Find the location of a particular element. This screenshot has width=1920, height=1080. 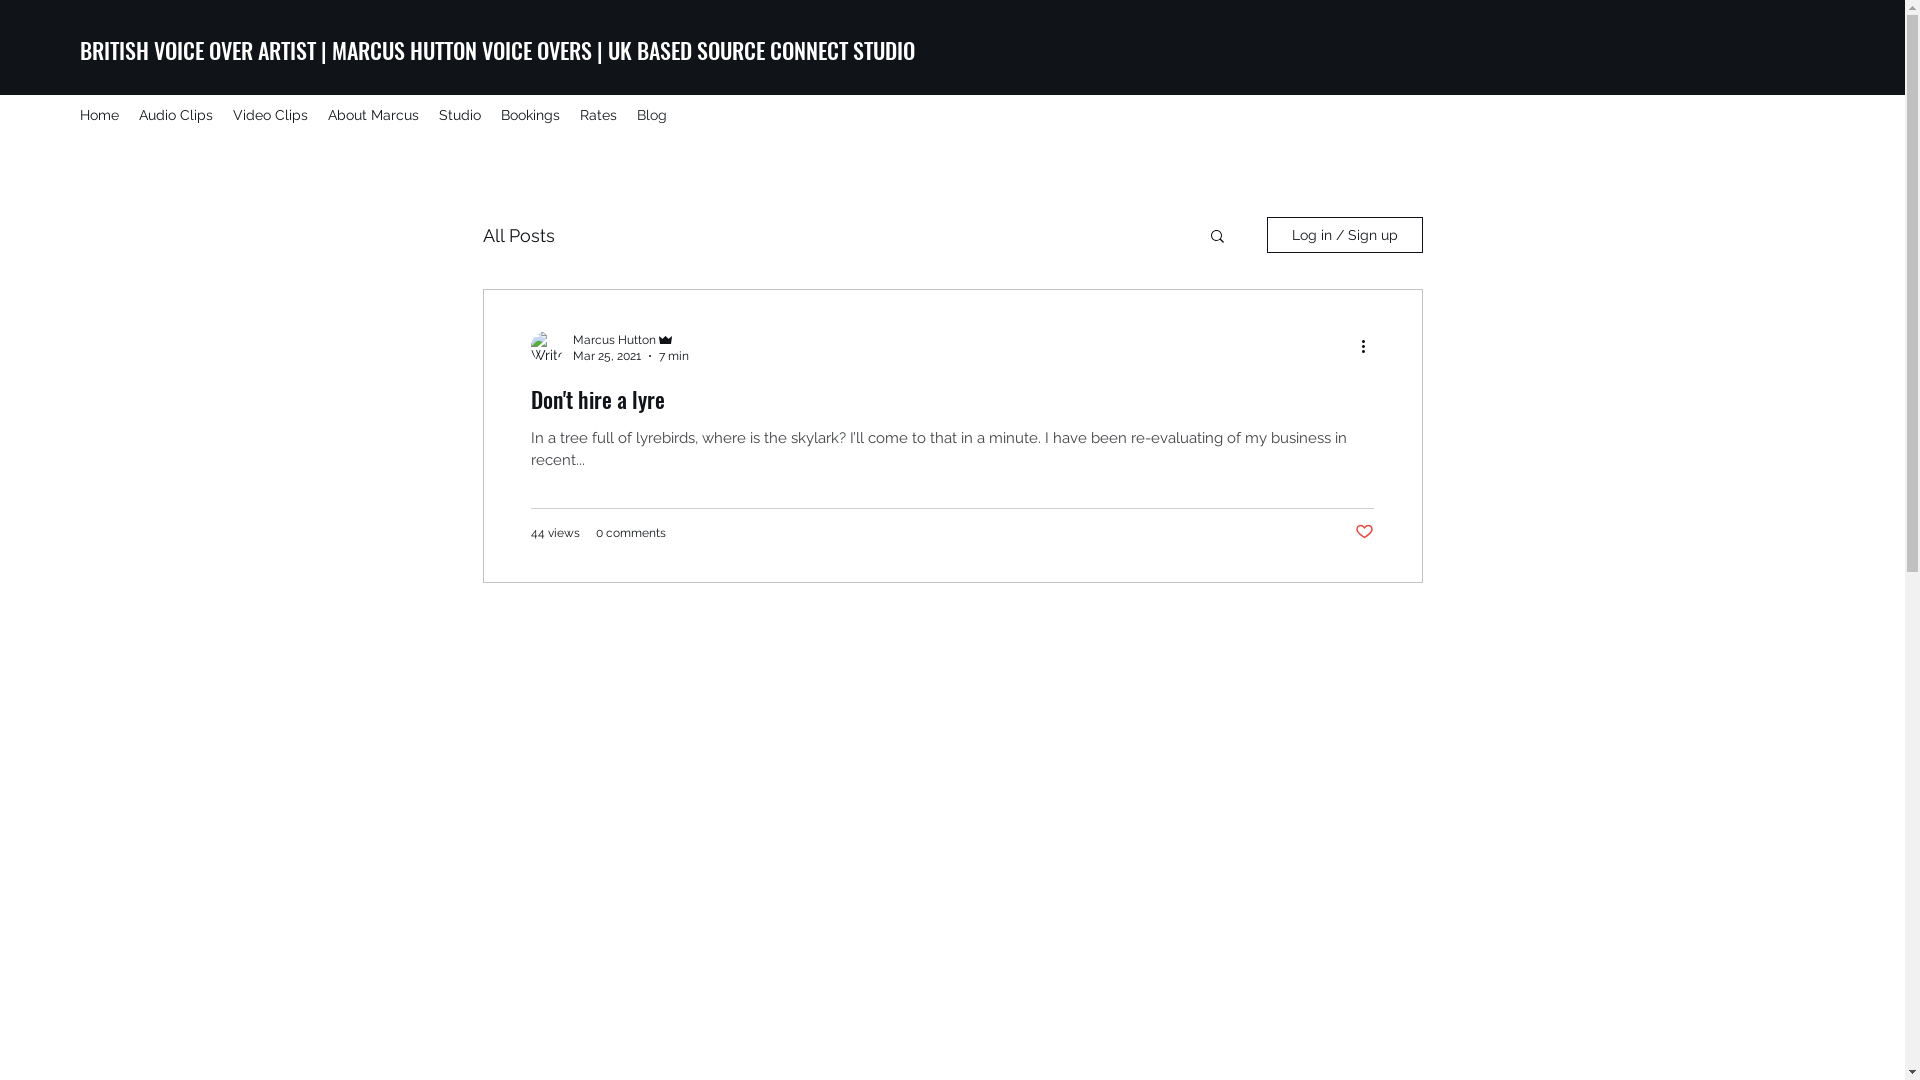

'Home' is located at coordinates (98, 115).